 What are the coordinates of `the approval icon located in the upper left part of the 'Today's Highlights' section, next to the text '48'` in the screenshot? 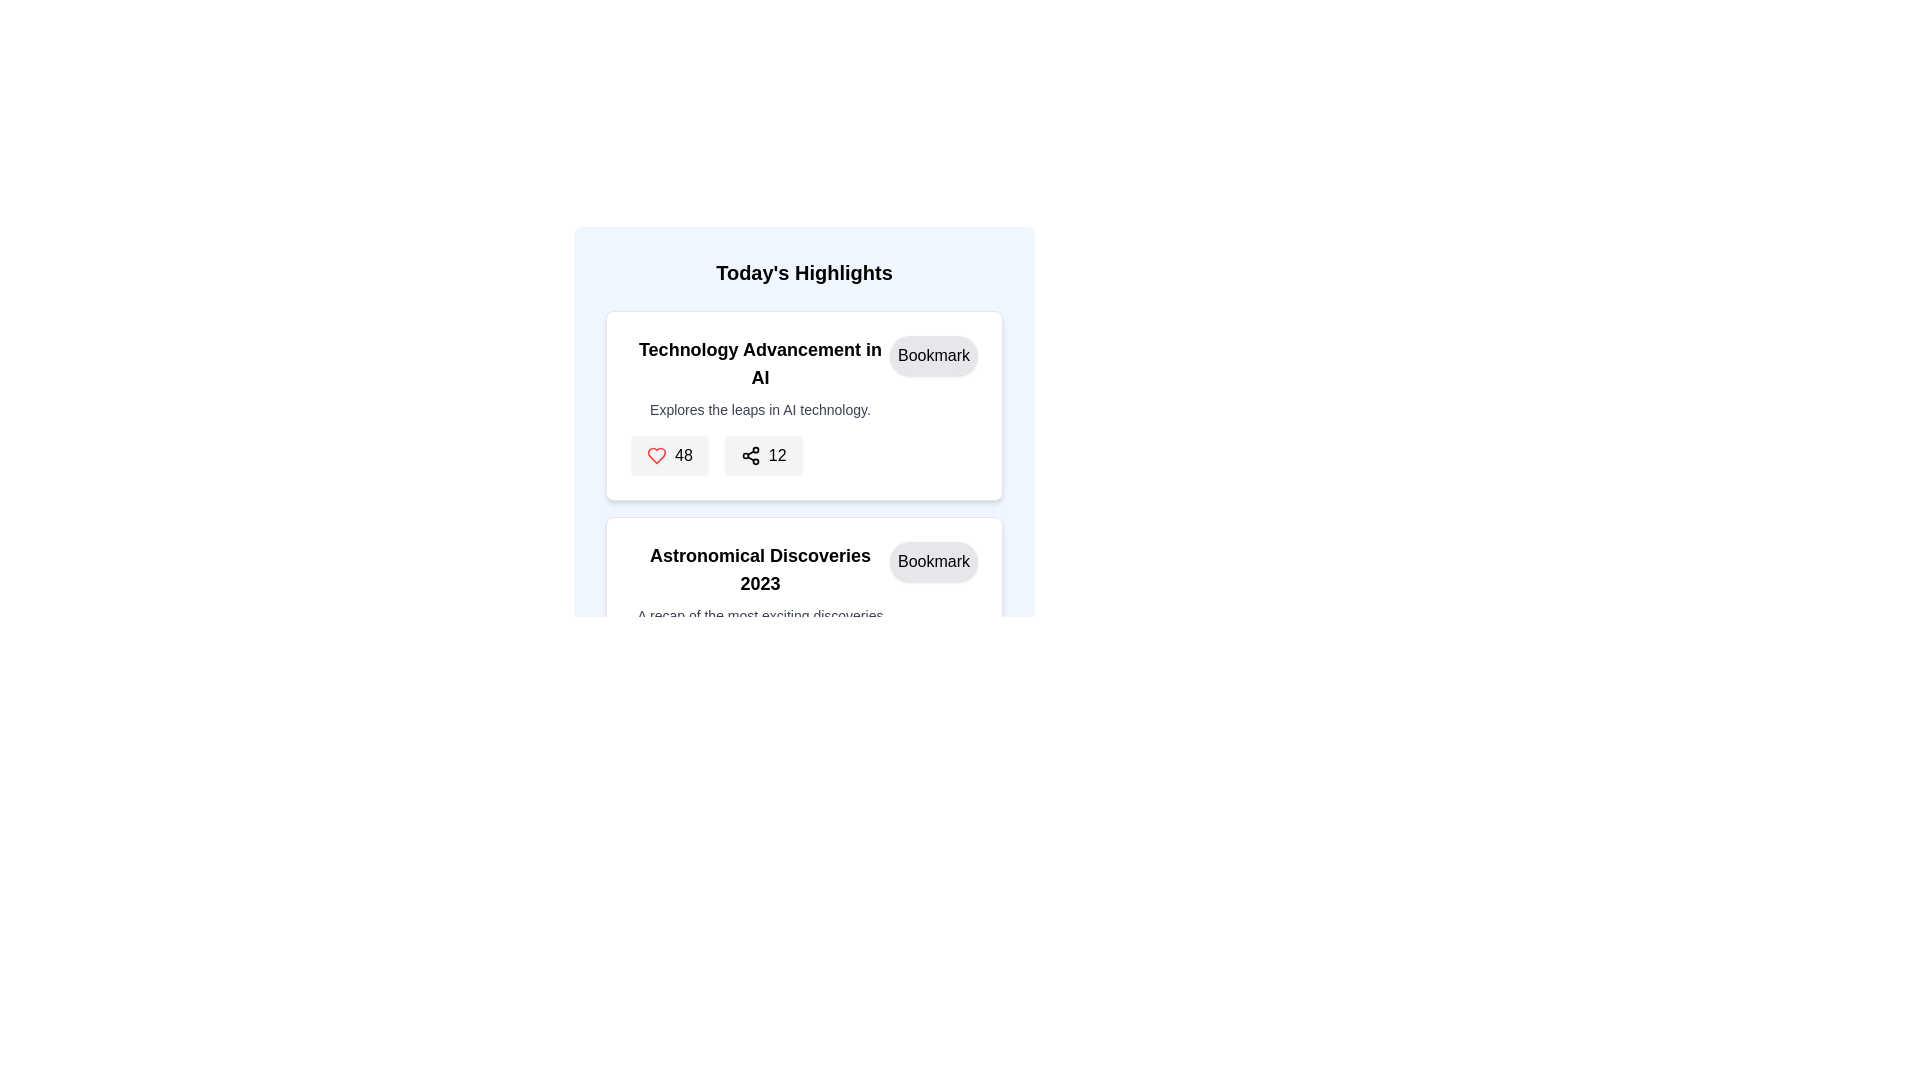 It's located at (657, 455).